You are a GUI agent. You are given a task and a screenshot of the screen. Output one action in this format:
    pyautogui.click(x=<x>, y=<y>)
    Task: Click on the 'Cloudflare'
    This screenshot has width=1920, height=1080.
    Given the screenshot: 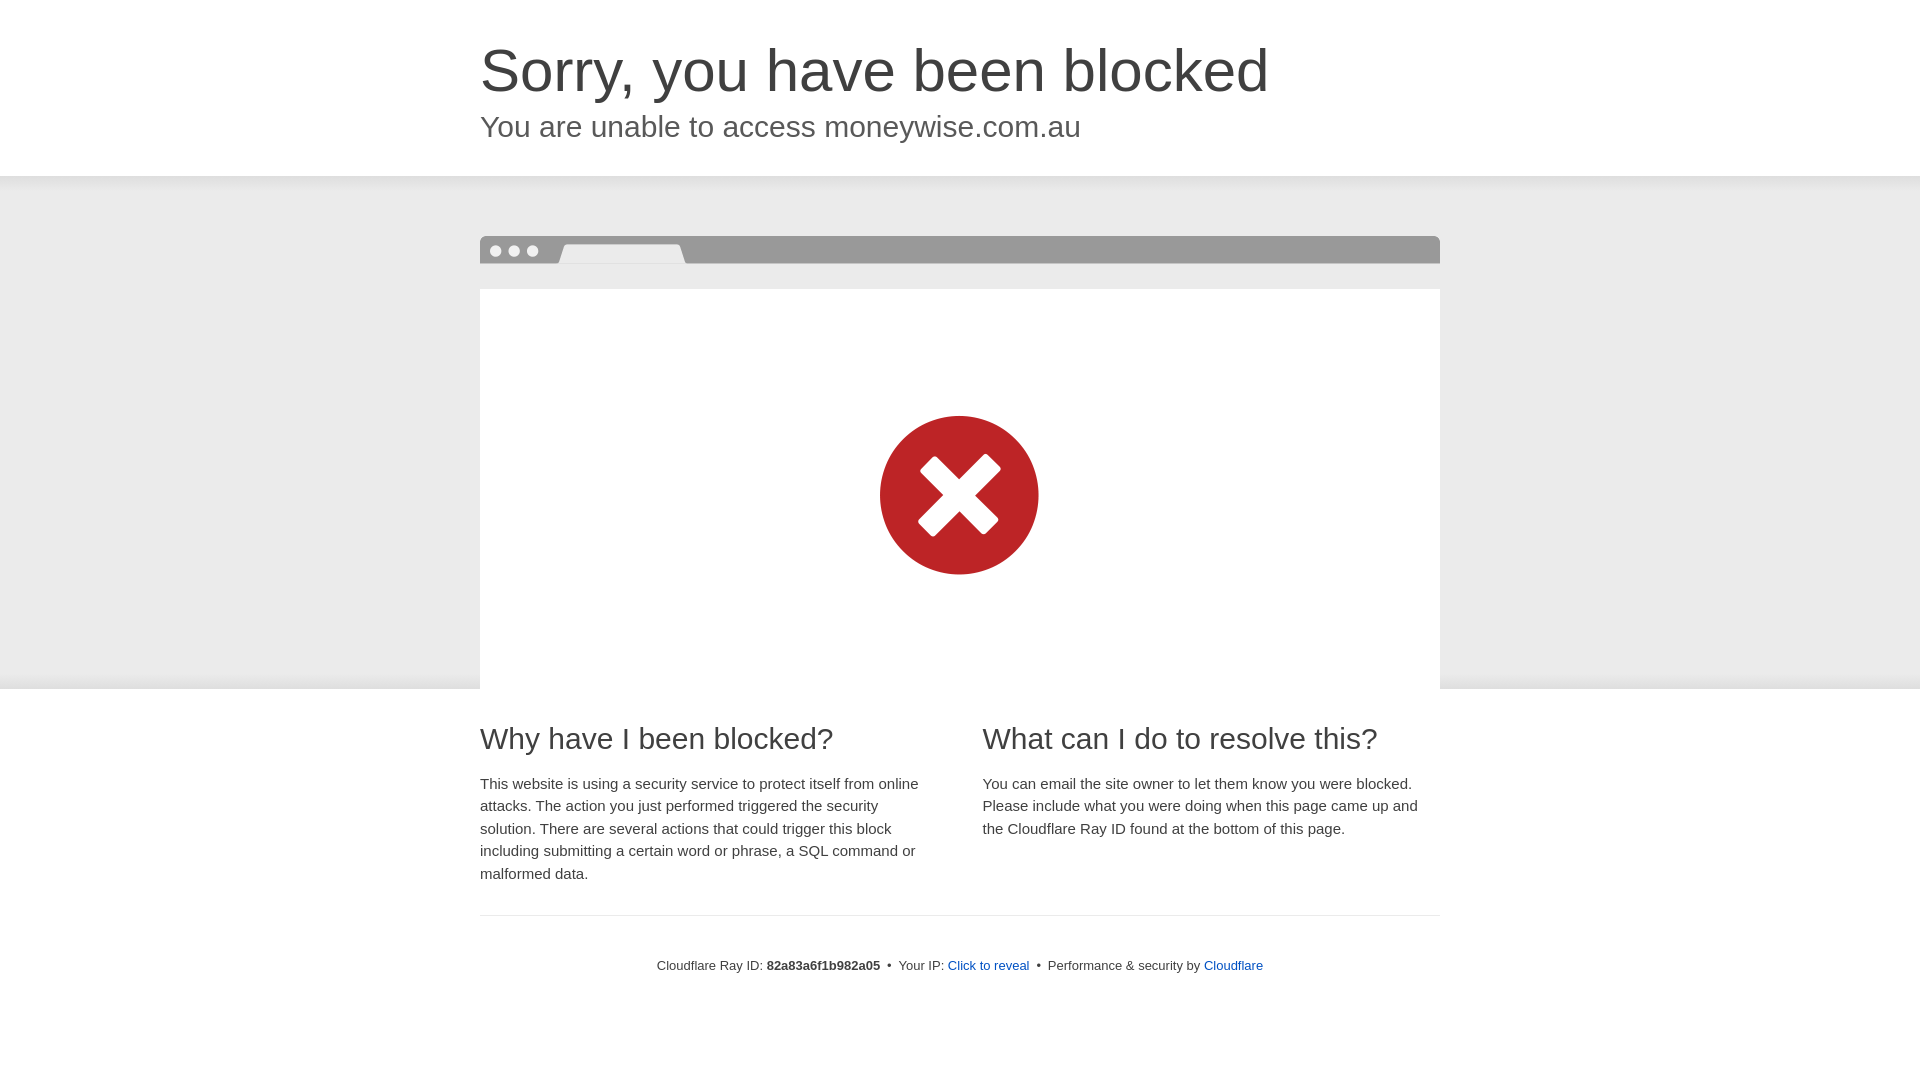 What is the action you would take?
    pyautogui.click(x=1232, y=964)
    